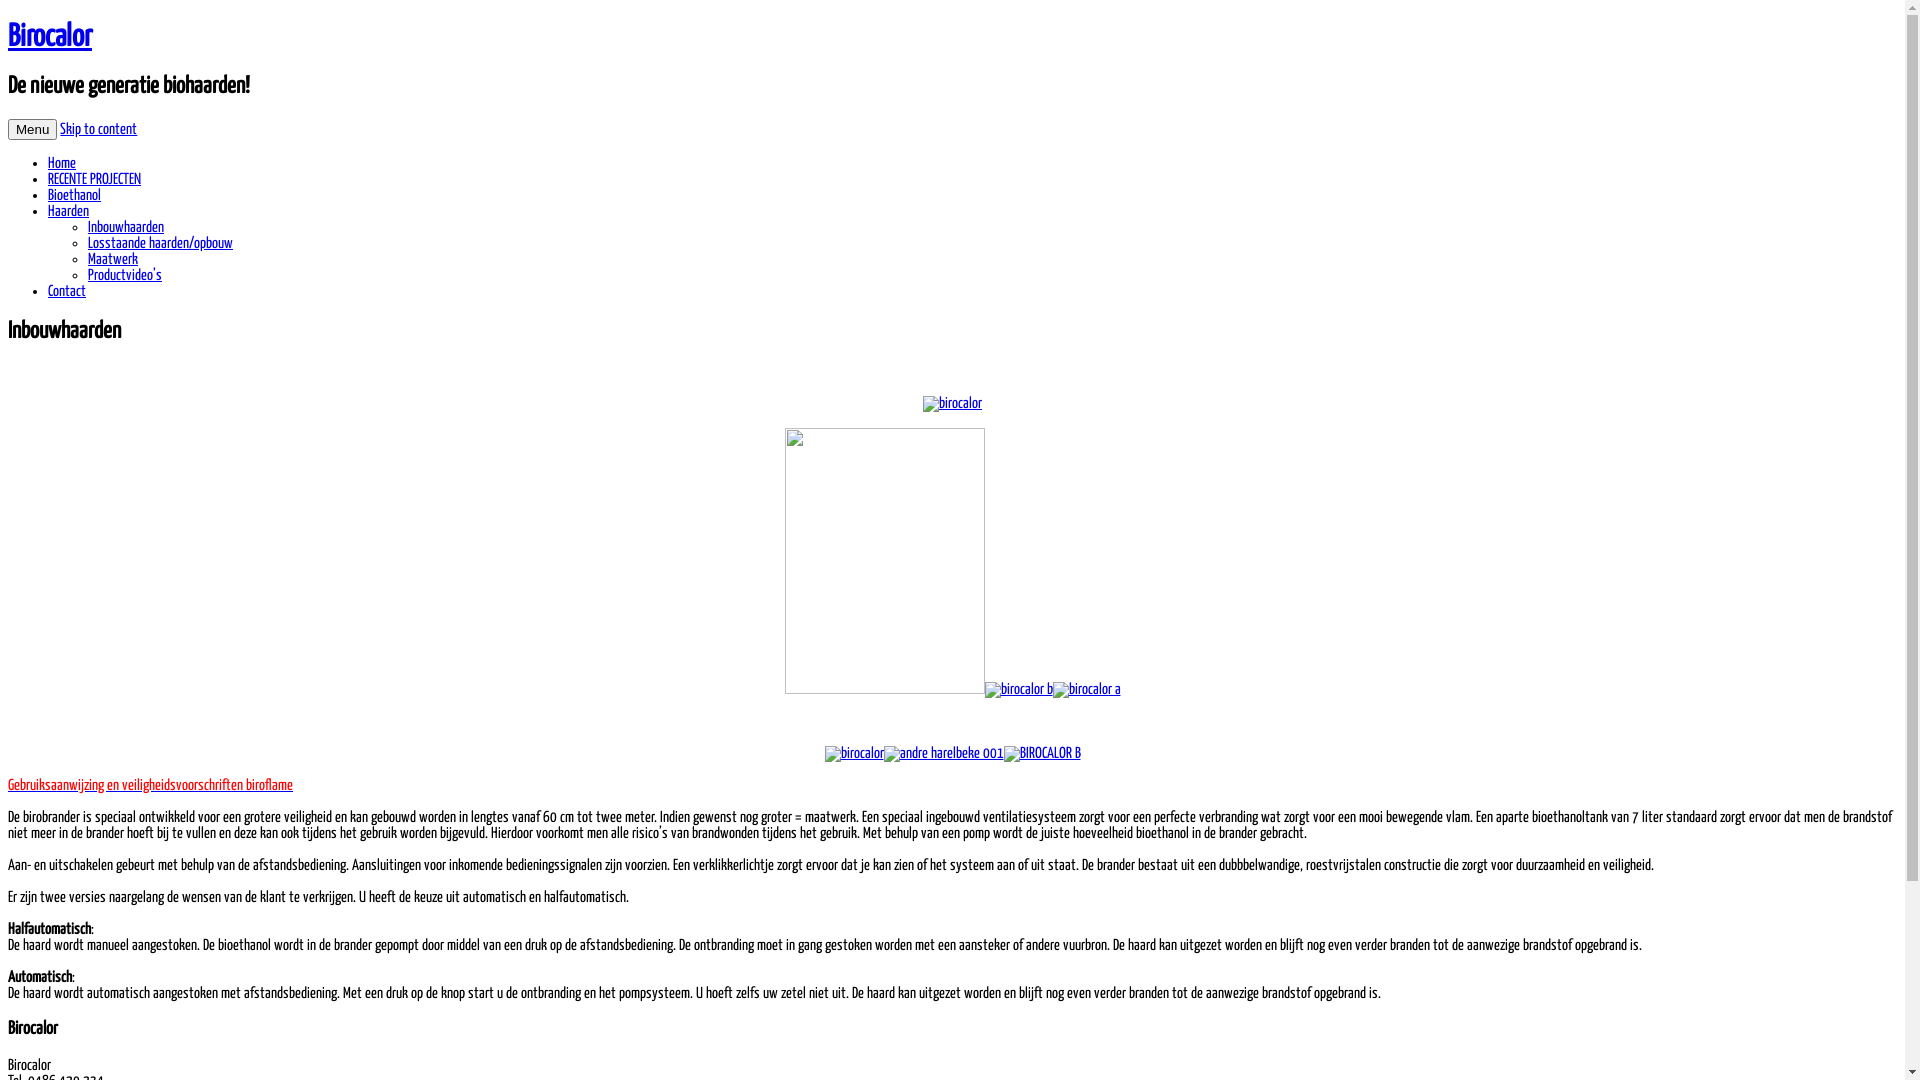  What do you see at coordinates (97, 129) in the screenshot?
I see `'Skip to content'` at bounding box center [97, 129].